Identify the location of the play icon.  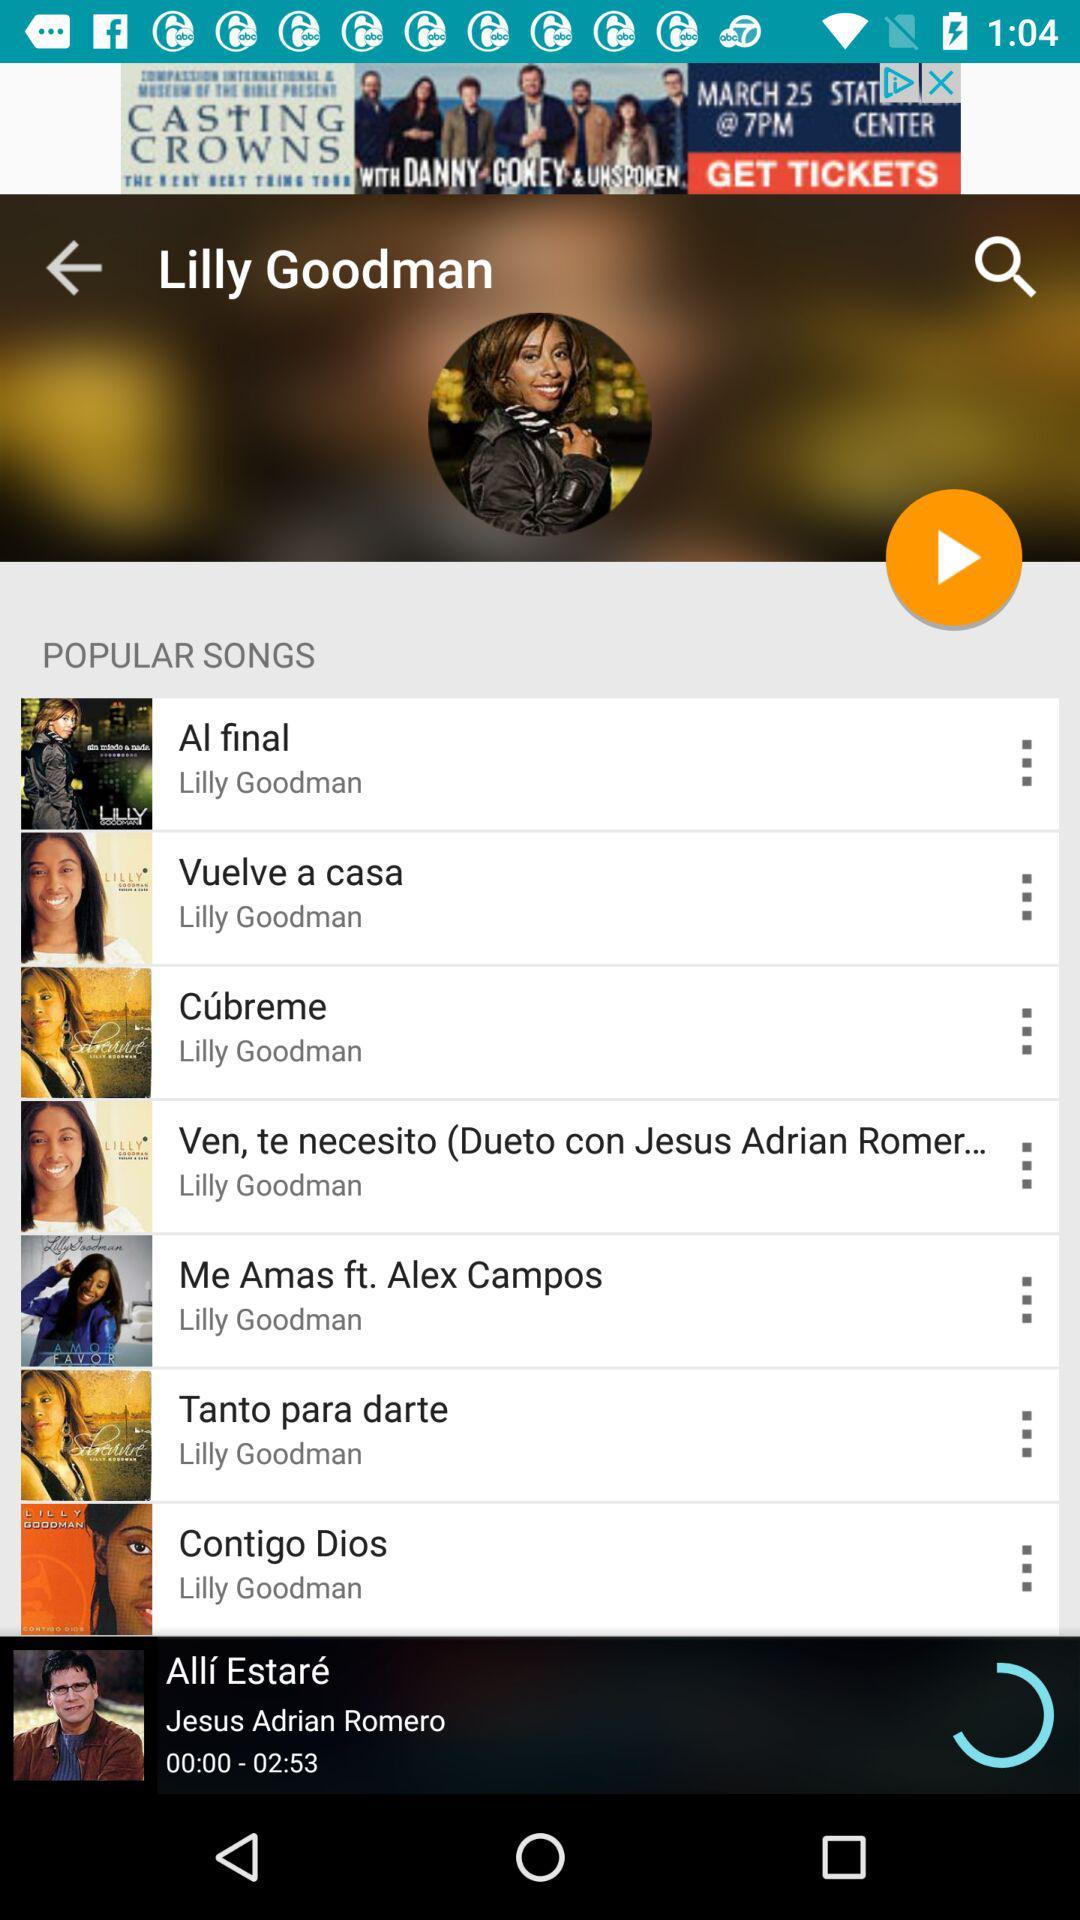
(952, 557).